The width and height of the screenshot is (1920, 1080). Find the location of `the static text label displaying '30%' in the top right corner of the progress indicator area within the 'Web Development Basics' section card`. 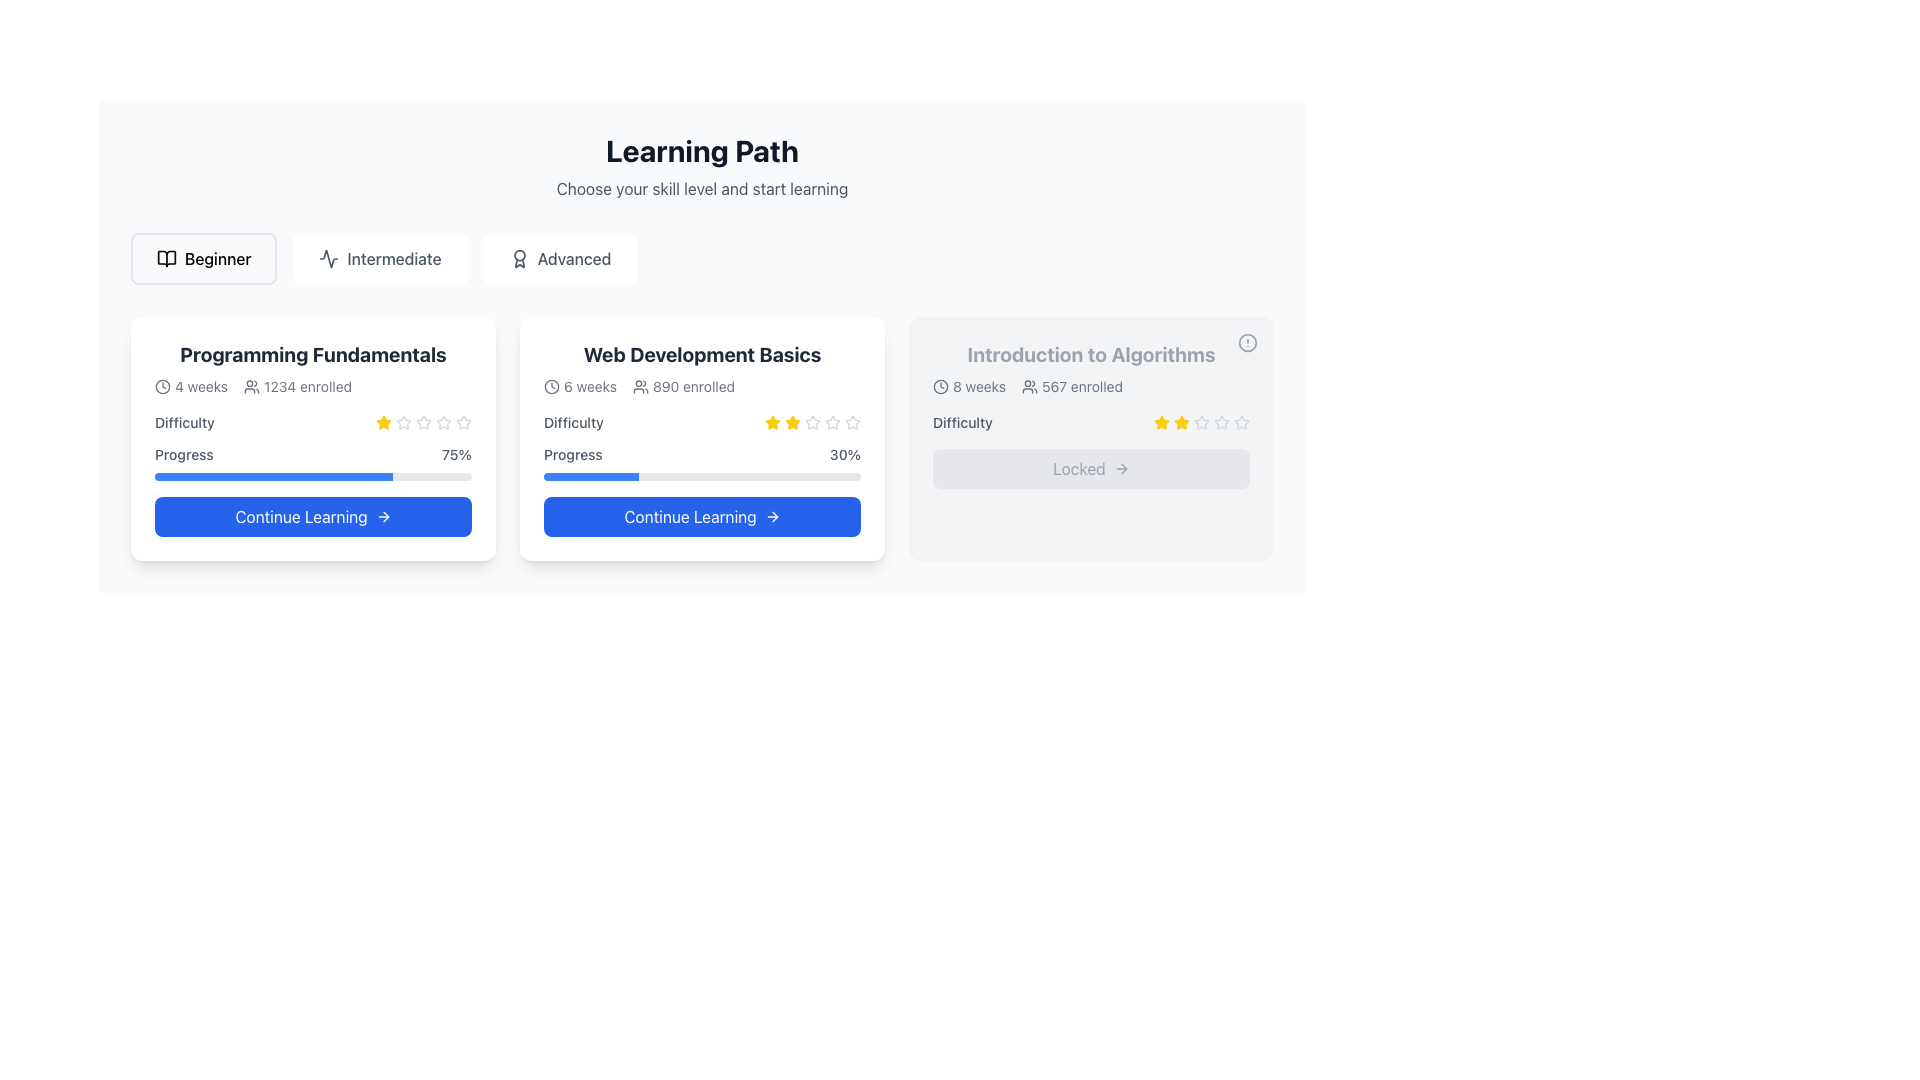

the static text label displaying '30%' in the top right corner of the progress indicator area within the 'Web Development Basics' section card is located at coordinates (845, 455).